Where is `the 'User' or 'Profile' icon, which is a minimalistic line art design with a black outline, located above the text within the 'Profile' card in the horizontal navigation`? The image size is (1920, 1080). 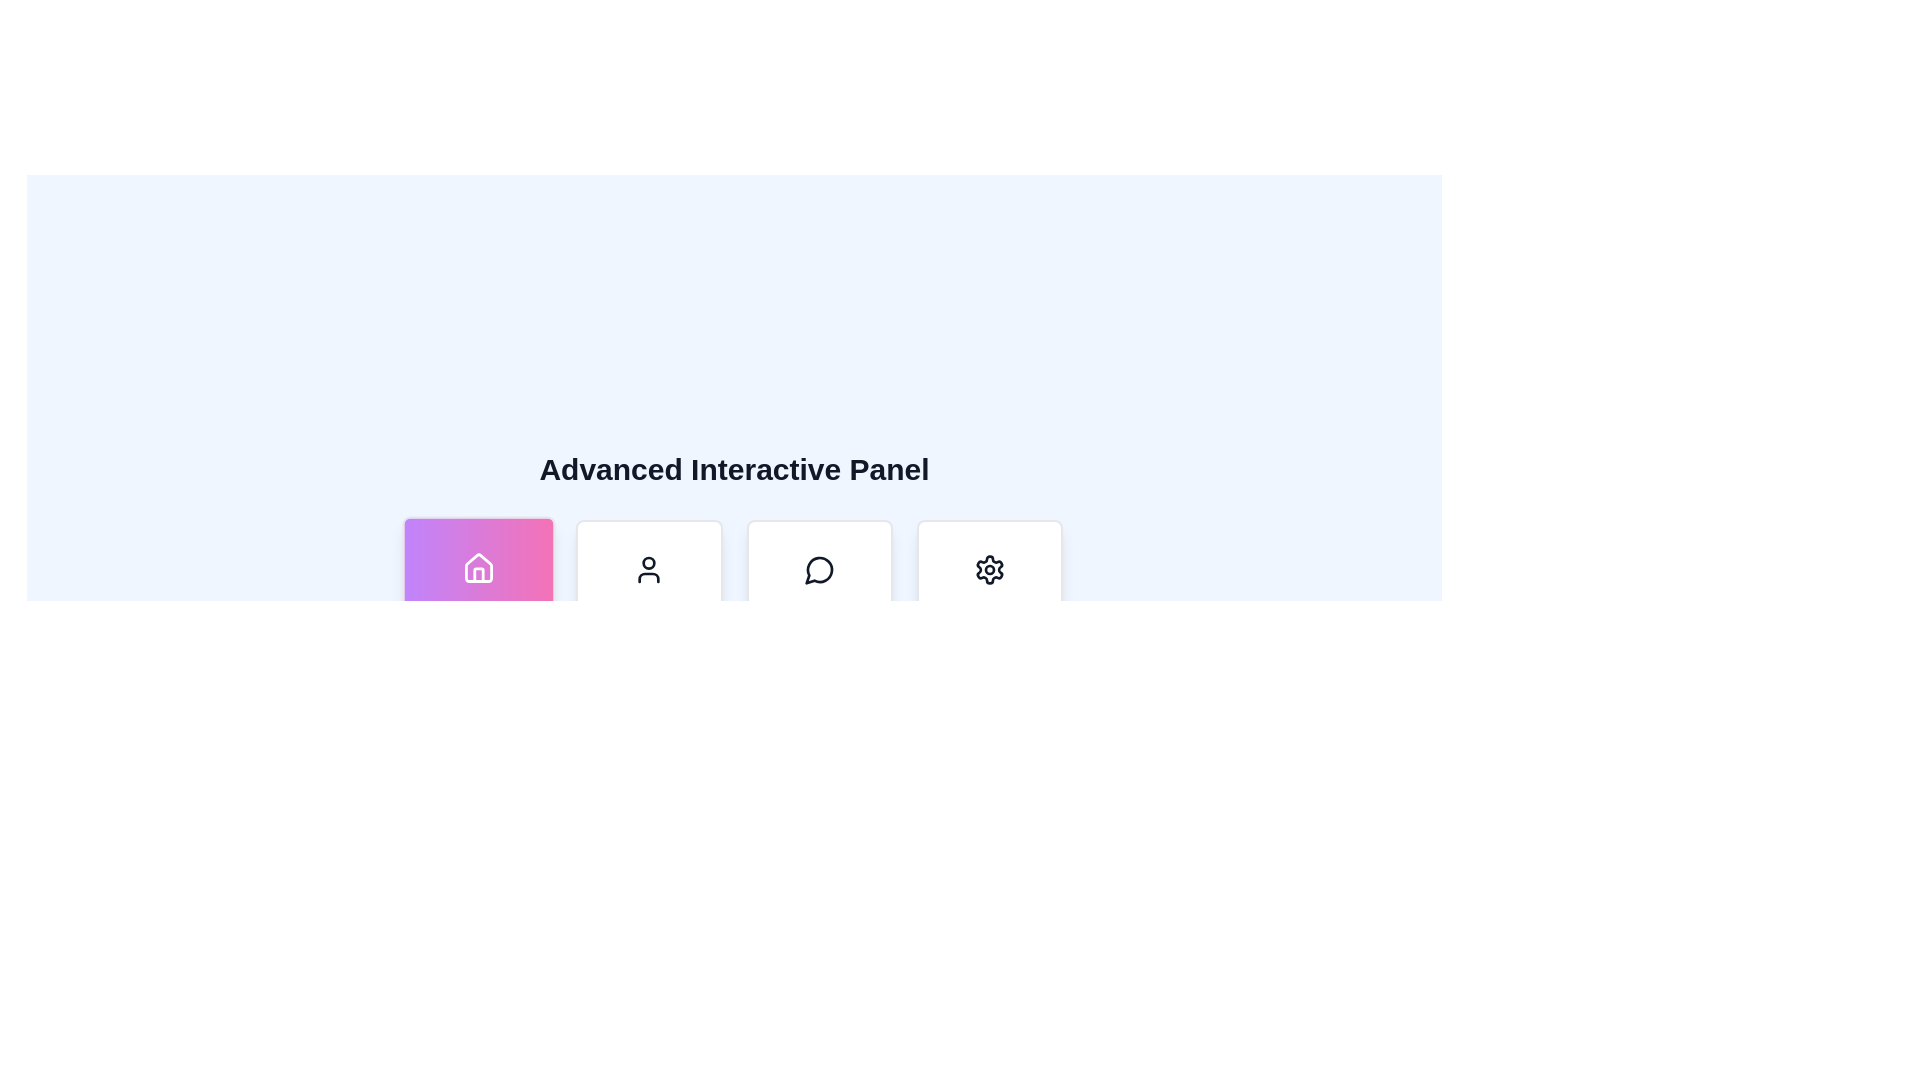
the 'User' or 'Profile' icon, which is a minimalistic line art design with a black outline, located above the text within the 'Profile' card in the horizontal navigation is located at coordinates (649, 570).